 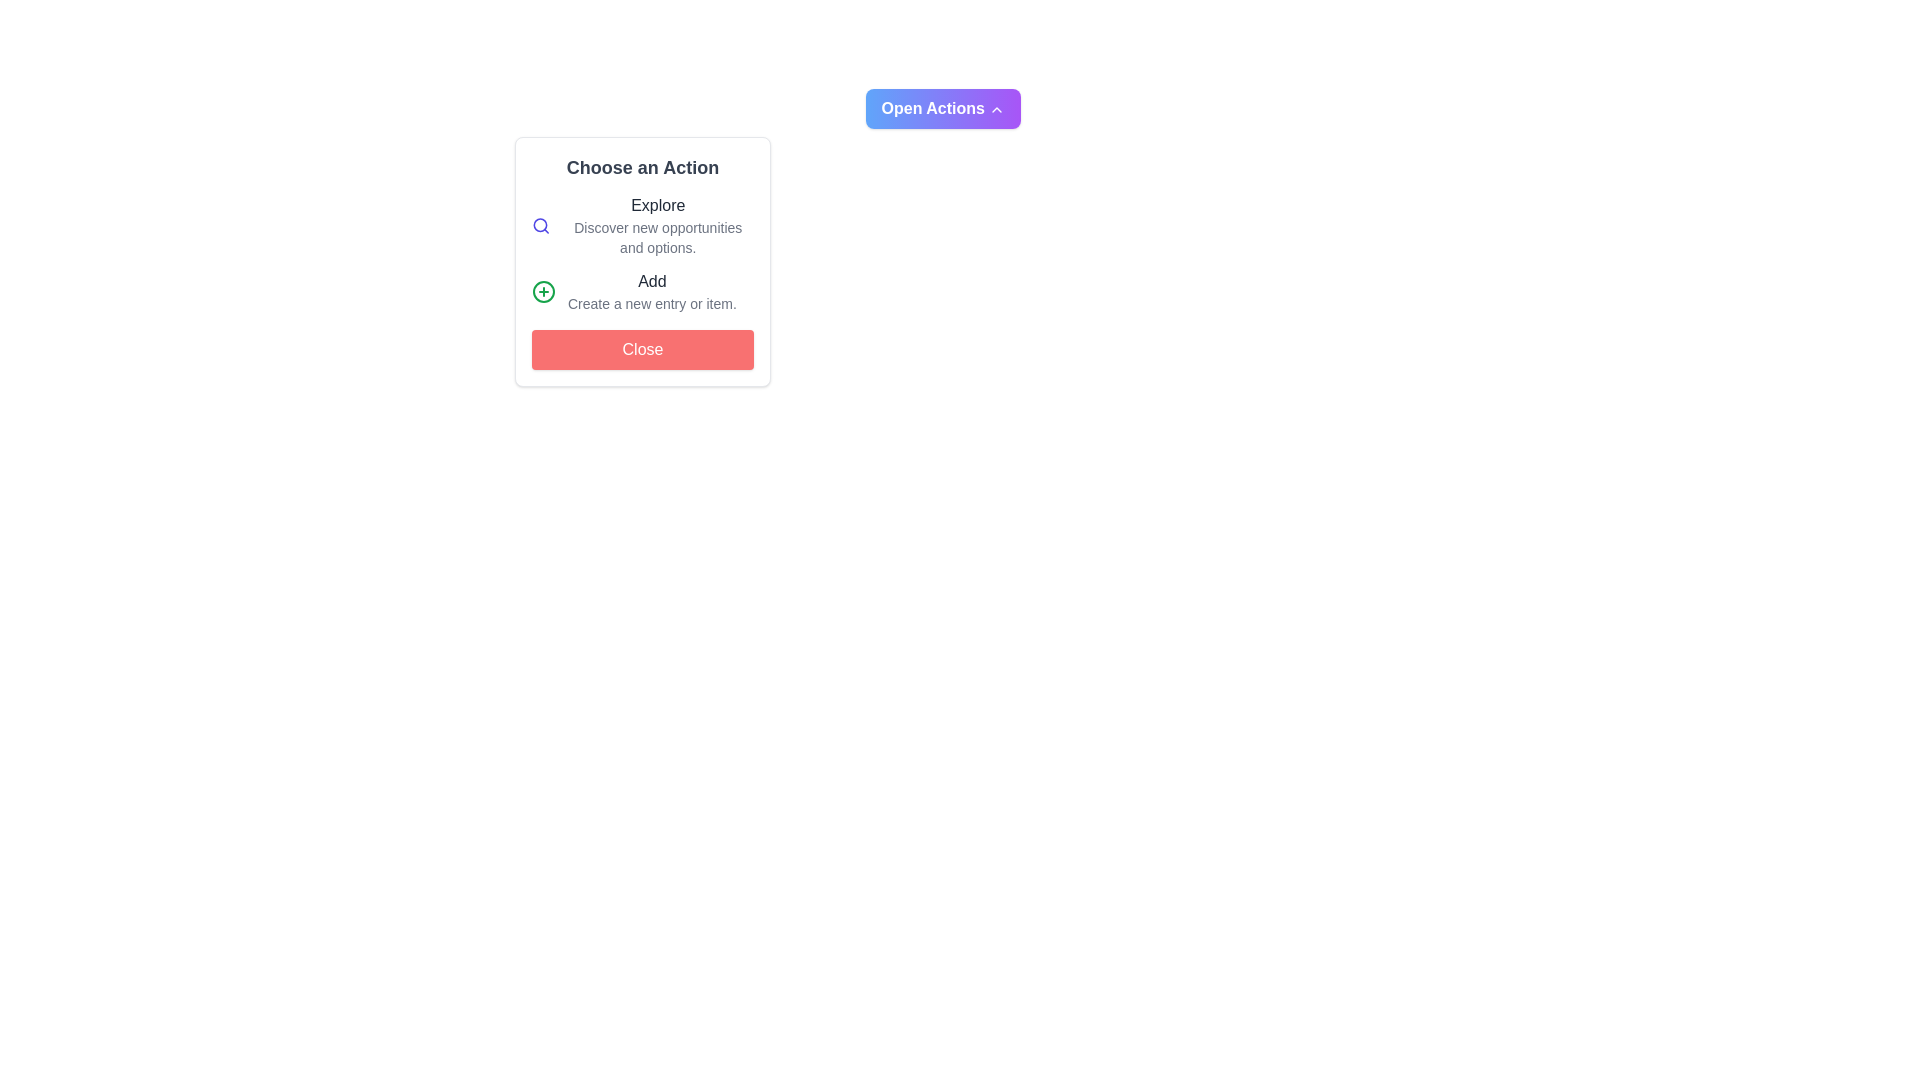 I want to click on the button in the top-right of the 'Choose an Action' section, so click(x=942, y=108).